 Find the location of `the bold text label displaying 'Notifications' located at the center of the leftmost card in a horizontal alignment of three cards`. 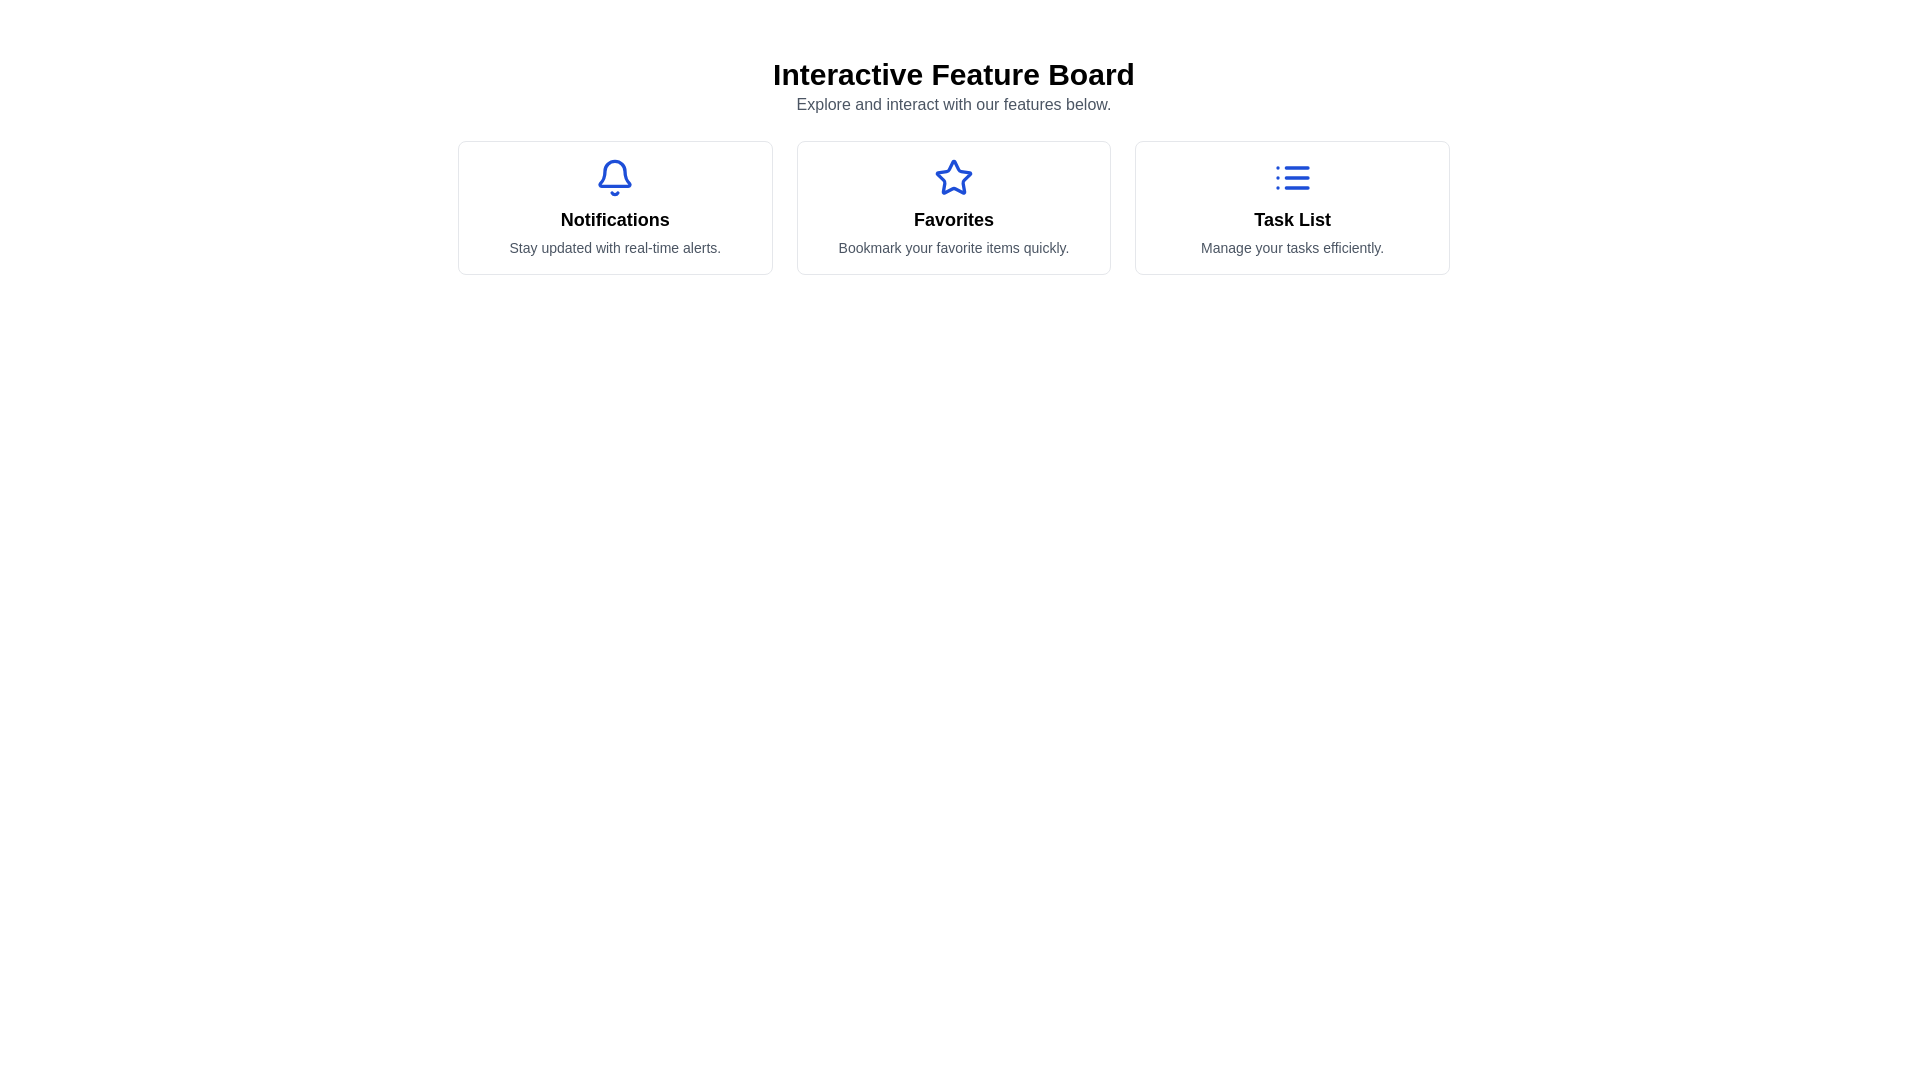

the bold text label displaying 'Notifications' located at the center of the leftmost card in a horizontal alignment of three cards is located at coordinates (614, 219).